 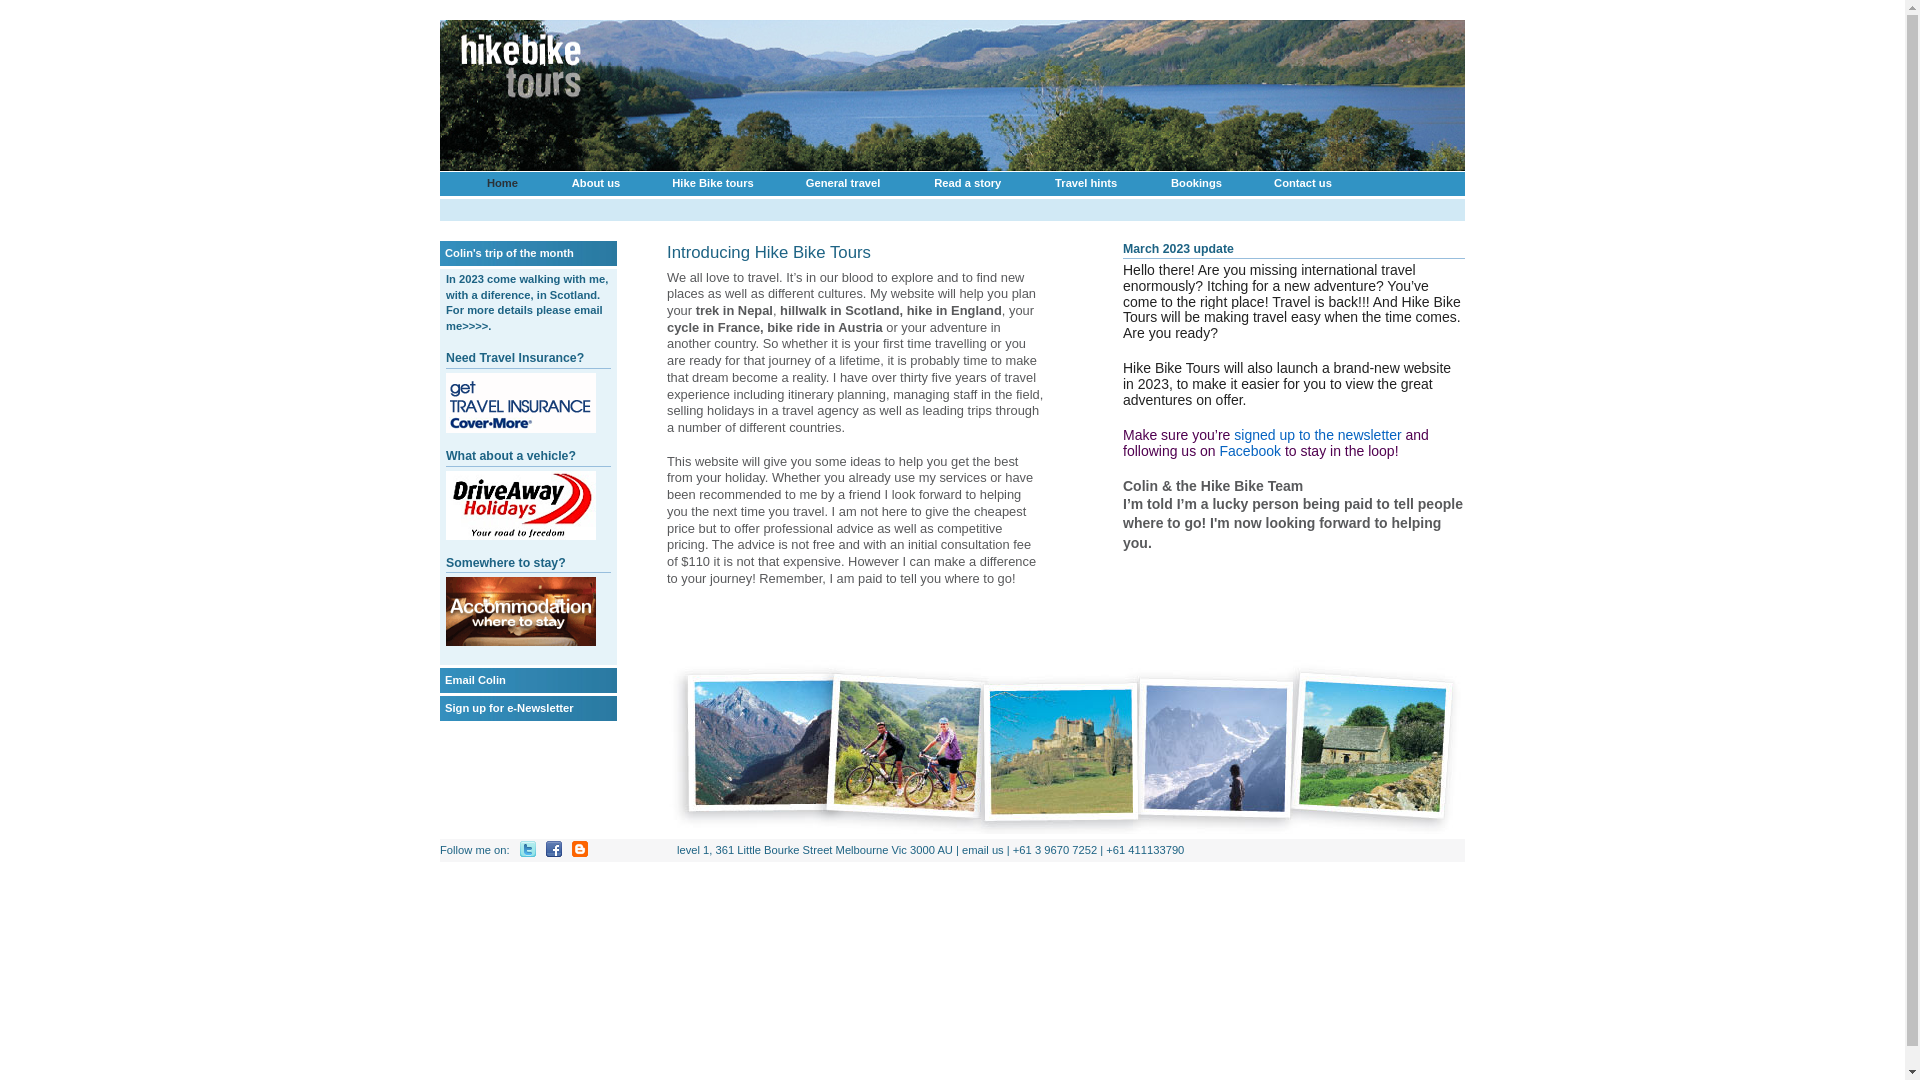 What do you see at coordinates (1084, 183) in the screenshot?
I see `'Travel hints'` at bounding box center [1084, 183].